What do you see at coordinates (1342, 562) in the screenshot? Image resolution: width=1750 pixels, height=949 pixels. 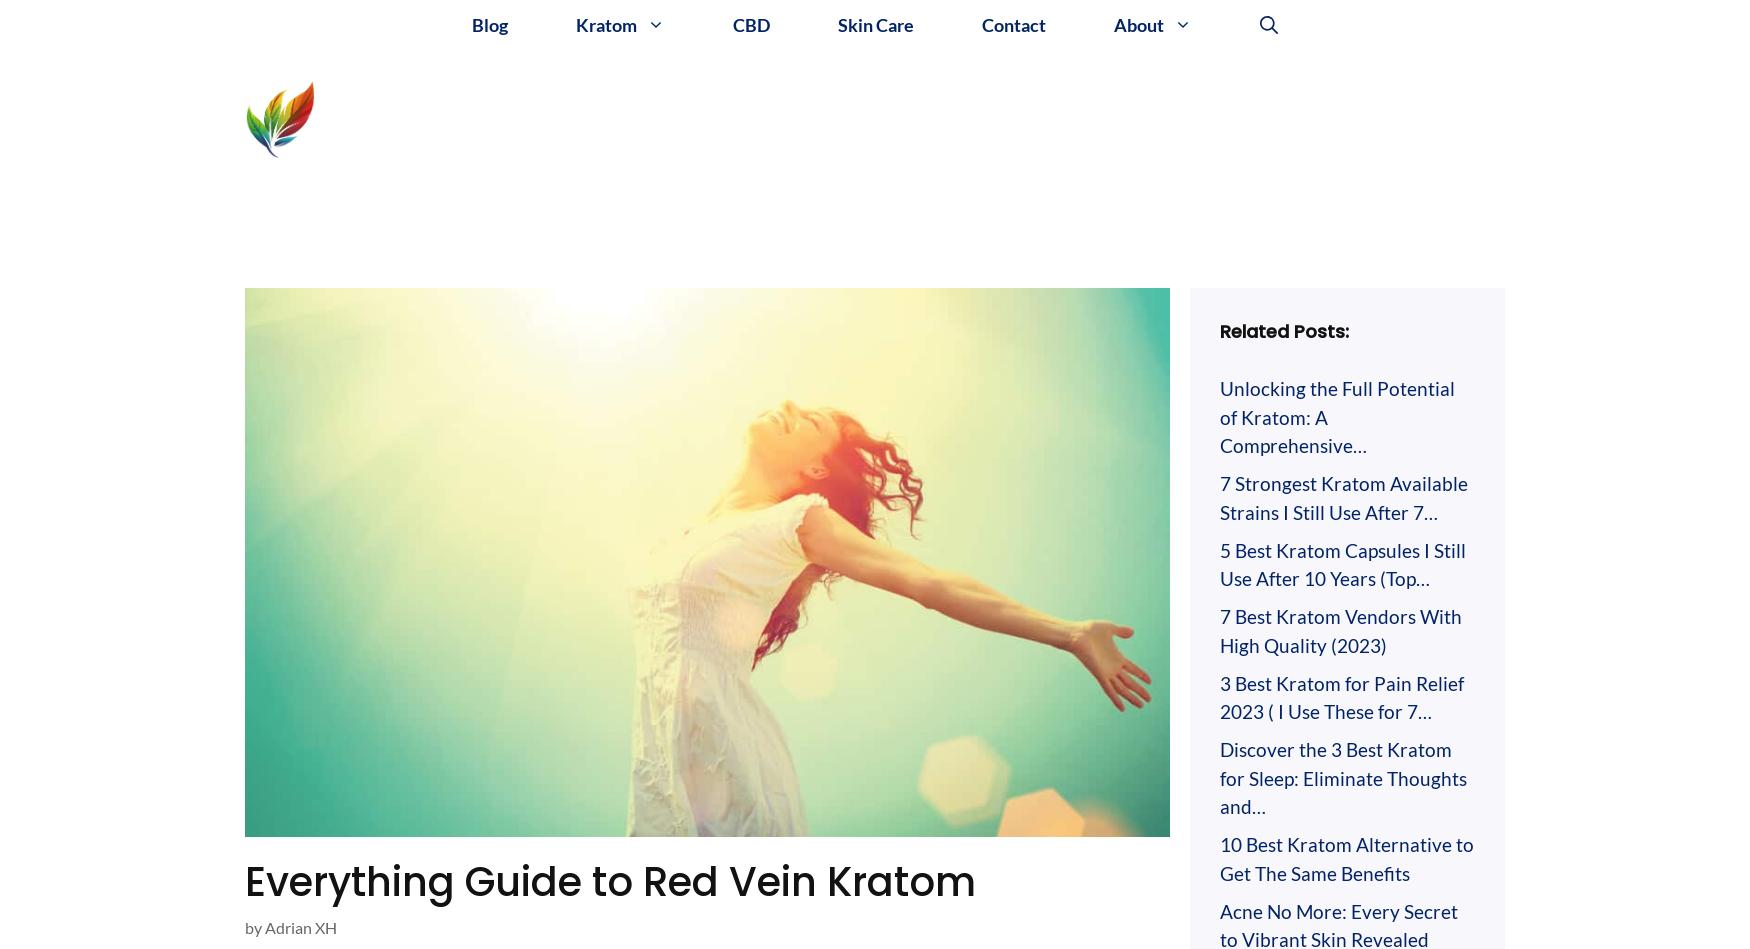 I see `'5 Best Kratom Capsules I Still Use After 10 Years (Top…'` at bounding box center [1342, 562].